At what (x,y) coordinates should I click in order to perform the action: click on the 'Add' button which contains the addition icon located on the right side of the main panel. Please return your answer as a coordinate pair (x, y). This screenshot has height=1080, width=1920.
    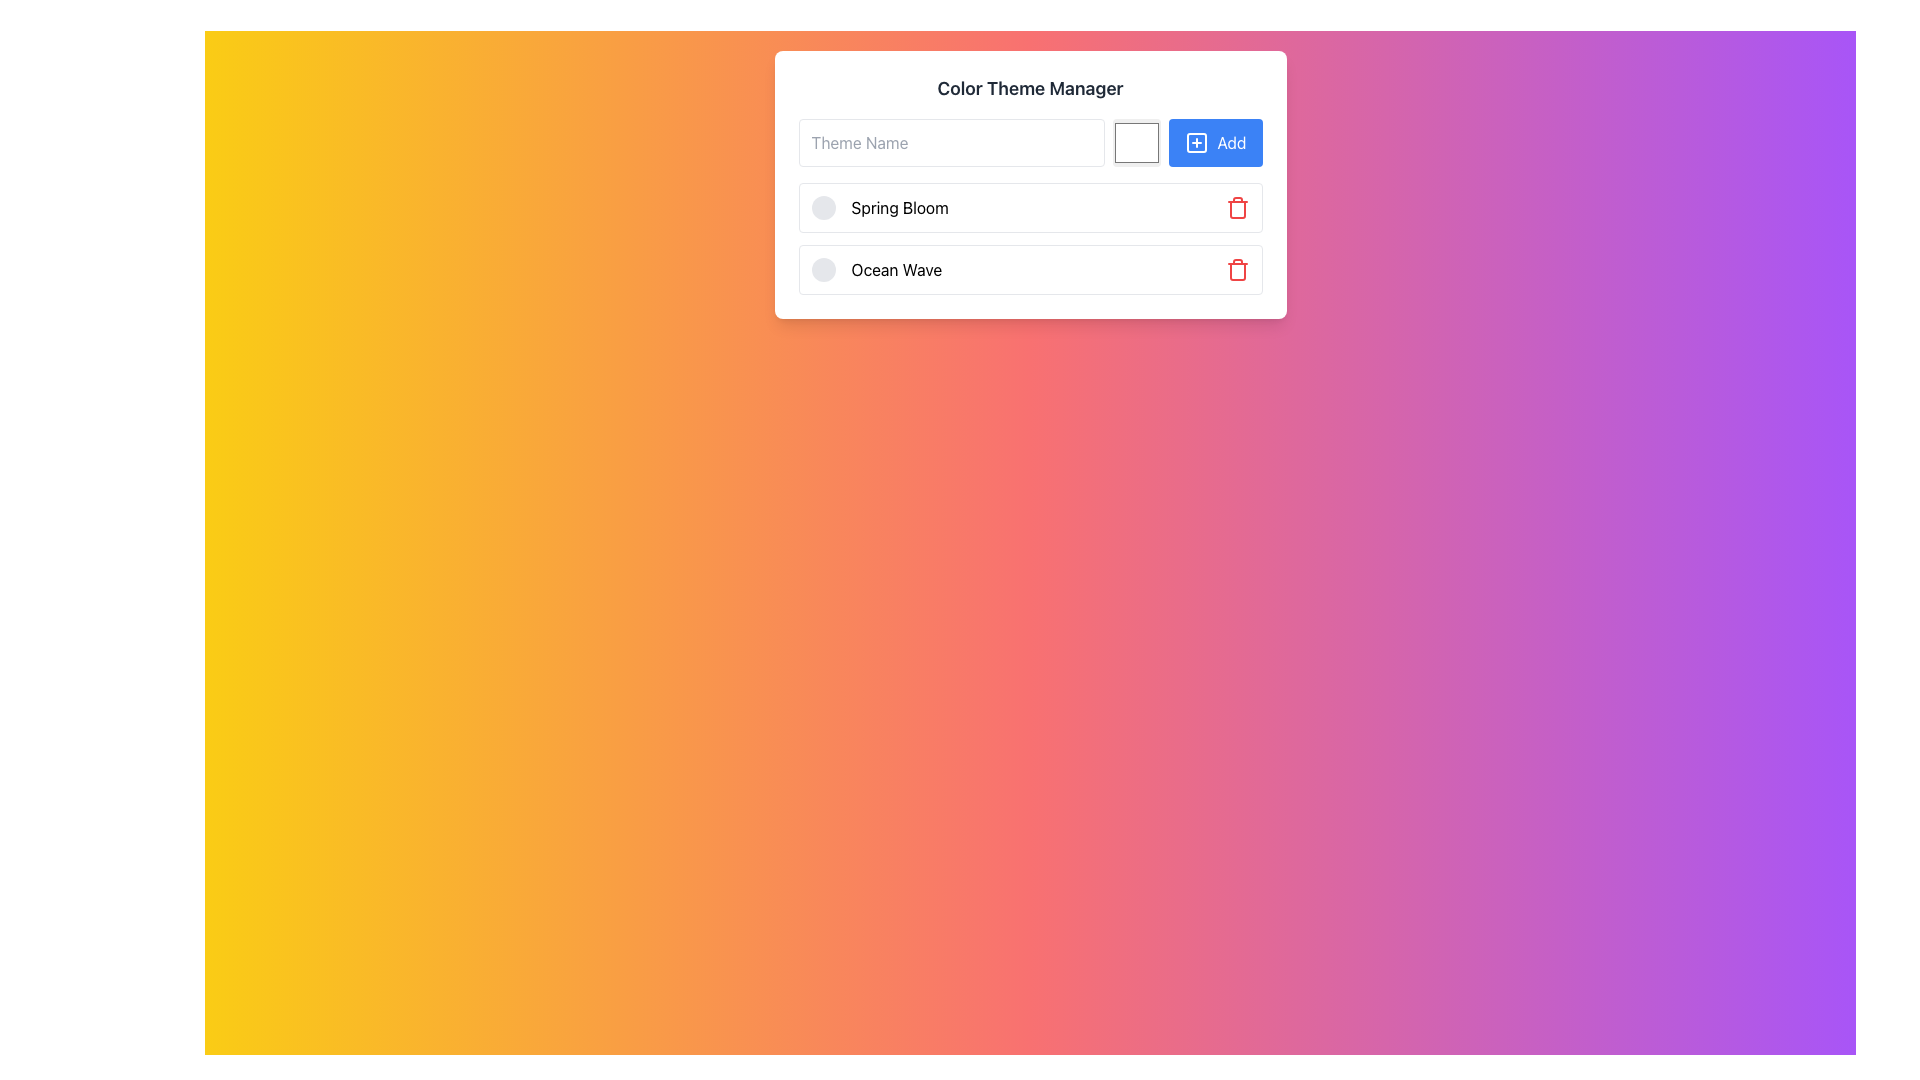
    Looking at the image, I should click on (1197, 141).